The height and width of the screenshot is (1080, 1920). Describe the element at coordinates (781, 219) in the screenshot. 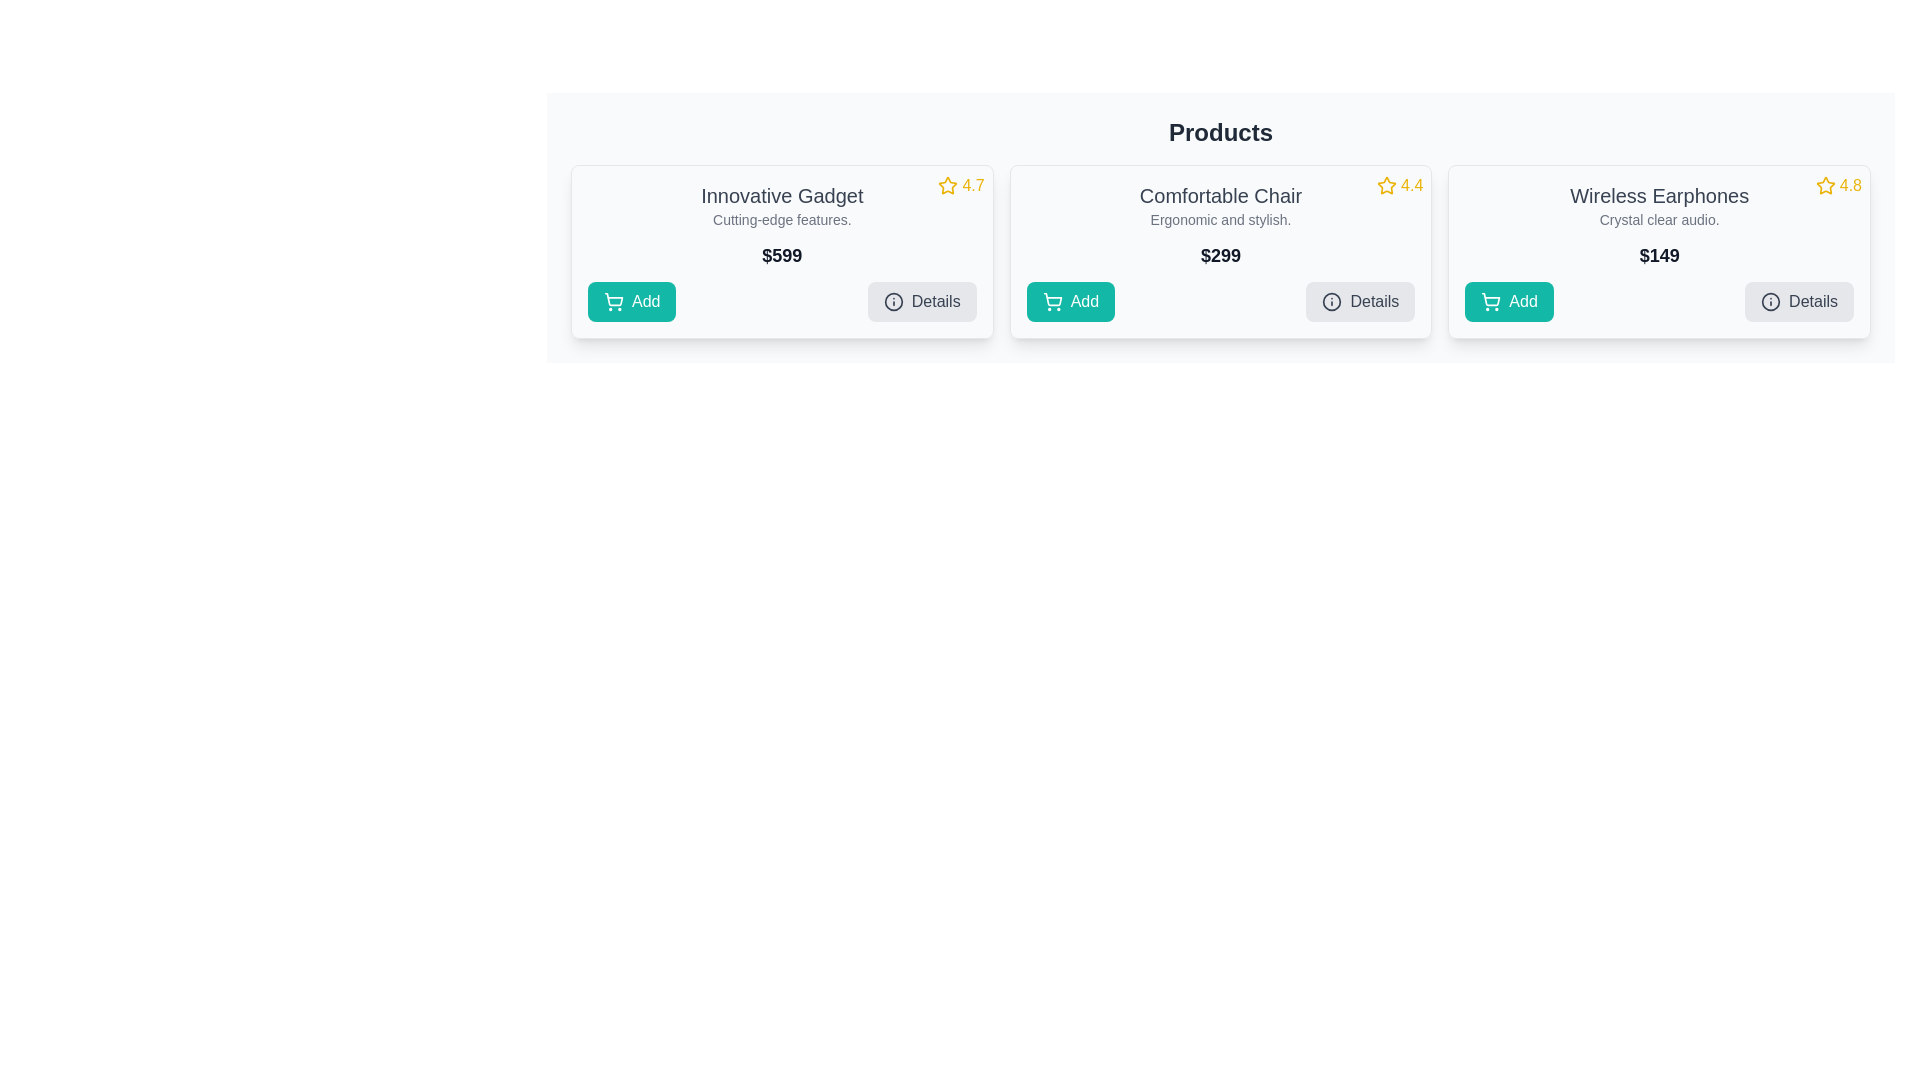

I see `the text label that reads 'Cutting-edge features.' located below the heading 'Innovative Gadget' in the leftmost card of the layout` at that location.